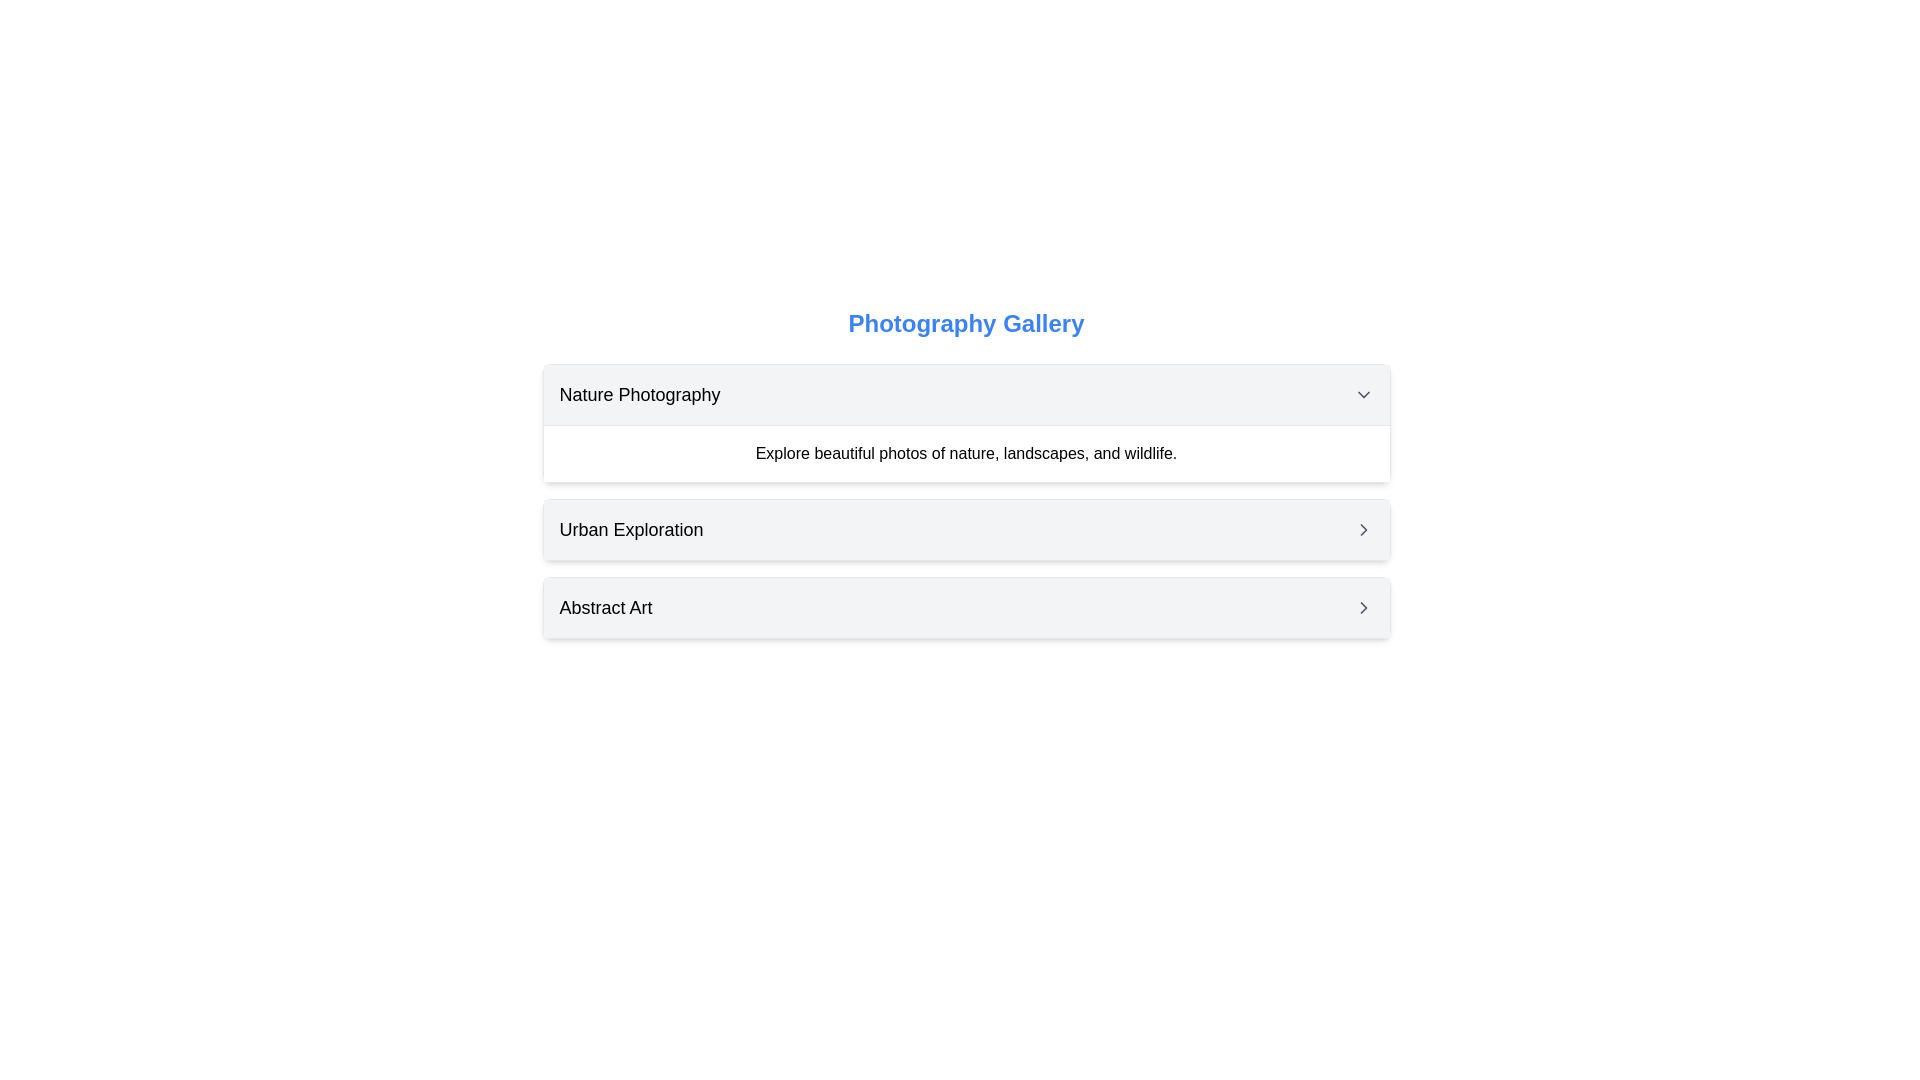 The image size is (1920, 1080). Describe the element at coordinates (966, 607) in the screenshot. I see `the selection button for the 'Abstract Art' category, which is the last item in the vertical stack under 'Photography Gallery'` at that location.